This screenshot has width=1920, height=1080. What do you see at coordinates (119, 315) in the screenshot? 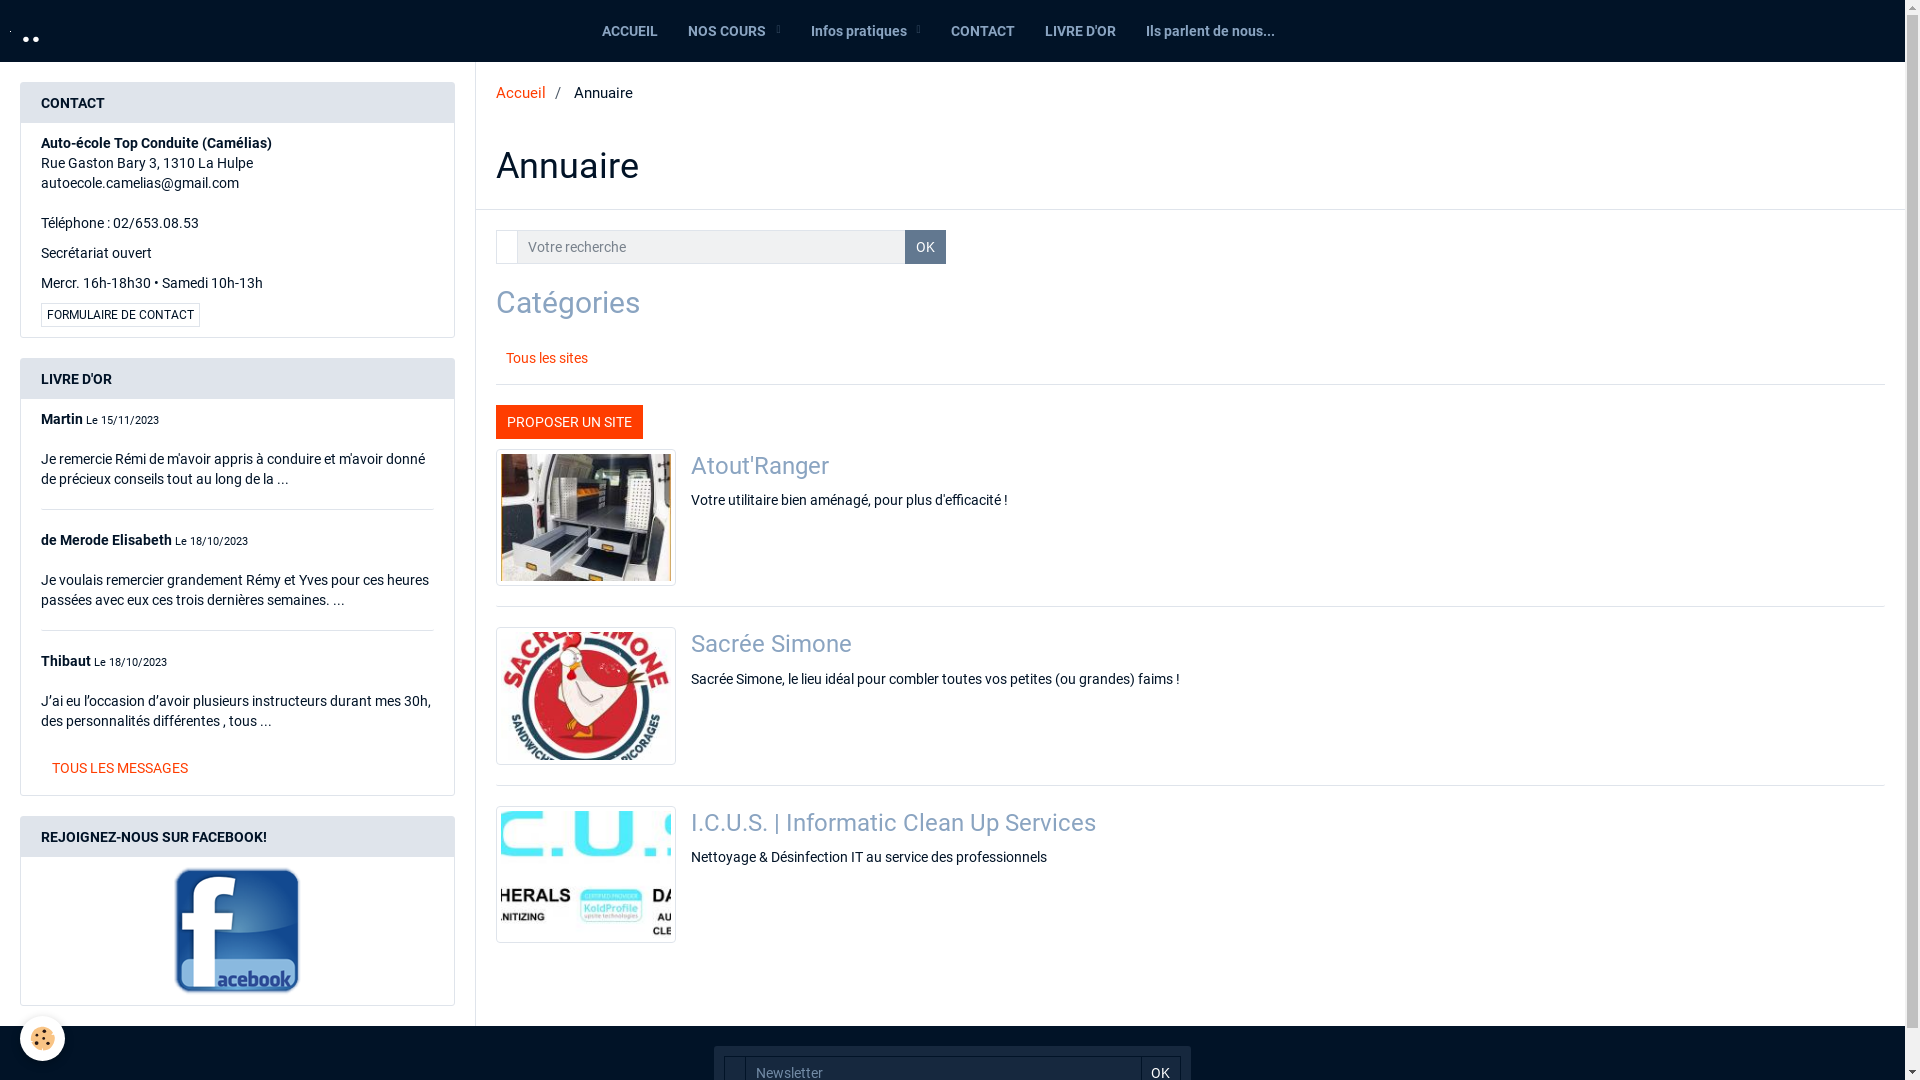
I see `'FORMULAIRE DE CONTACT'` at bounding box center [119, 315].